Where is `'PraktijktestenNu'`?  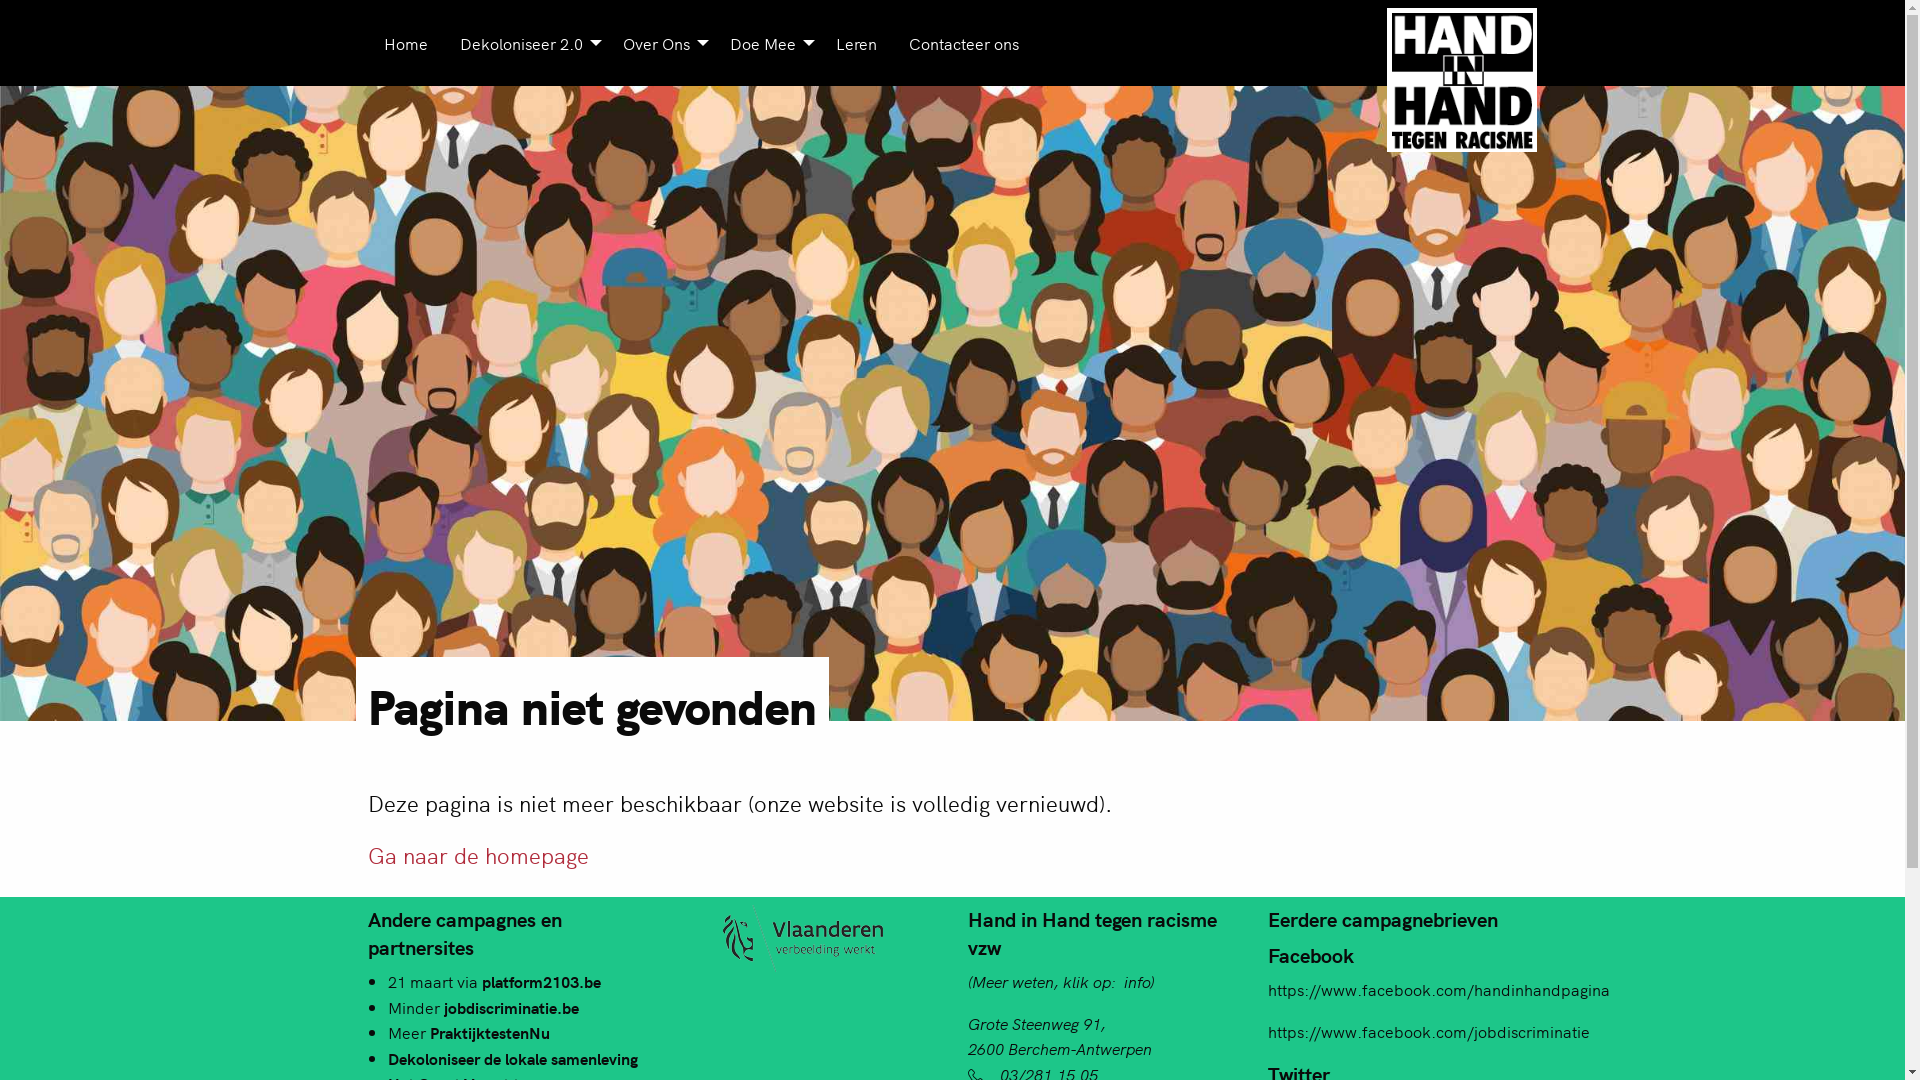 'PraktijktestenNu' is located at coordinates (489, 1032).